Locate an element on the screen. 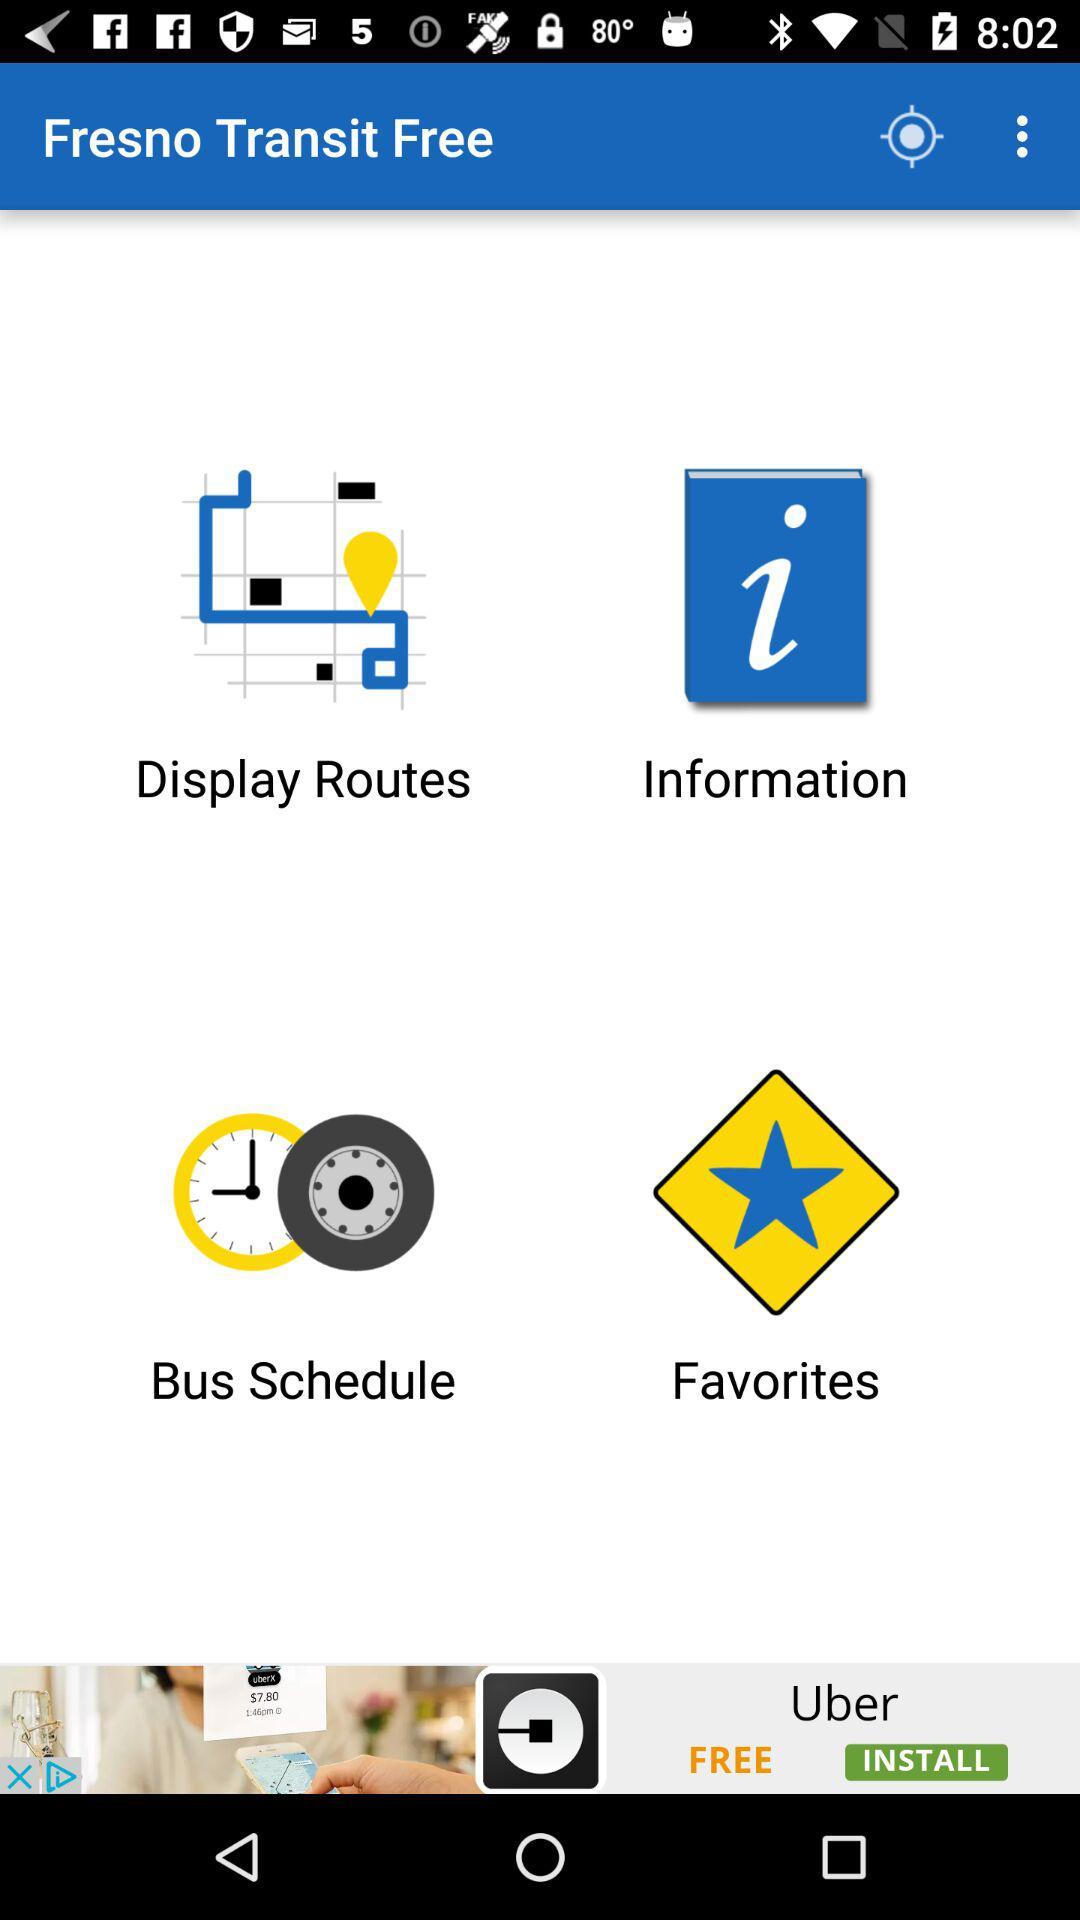  advertisement is located at coordinates (540, 1727).